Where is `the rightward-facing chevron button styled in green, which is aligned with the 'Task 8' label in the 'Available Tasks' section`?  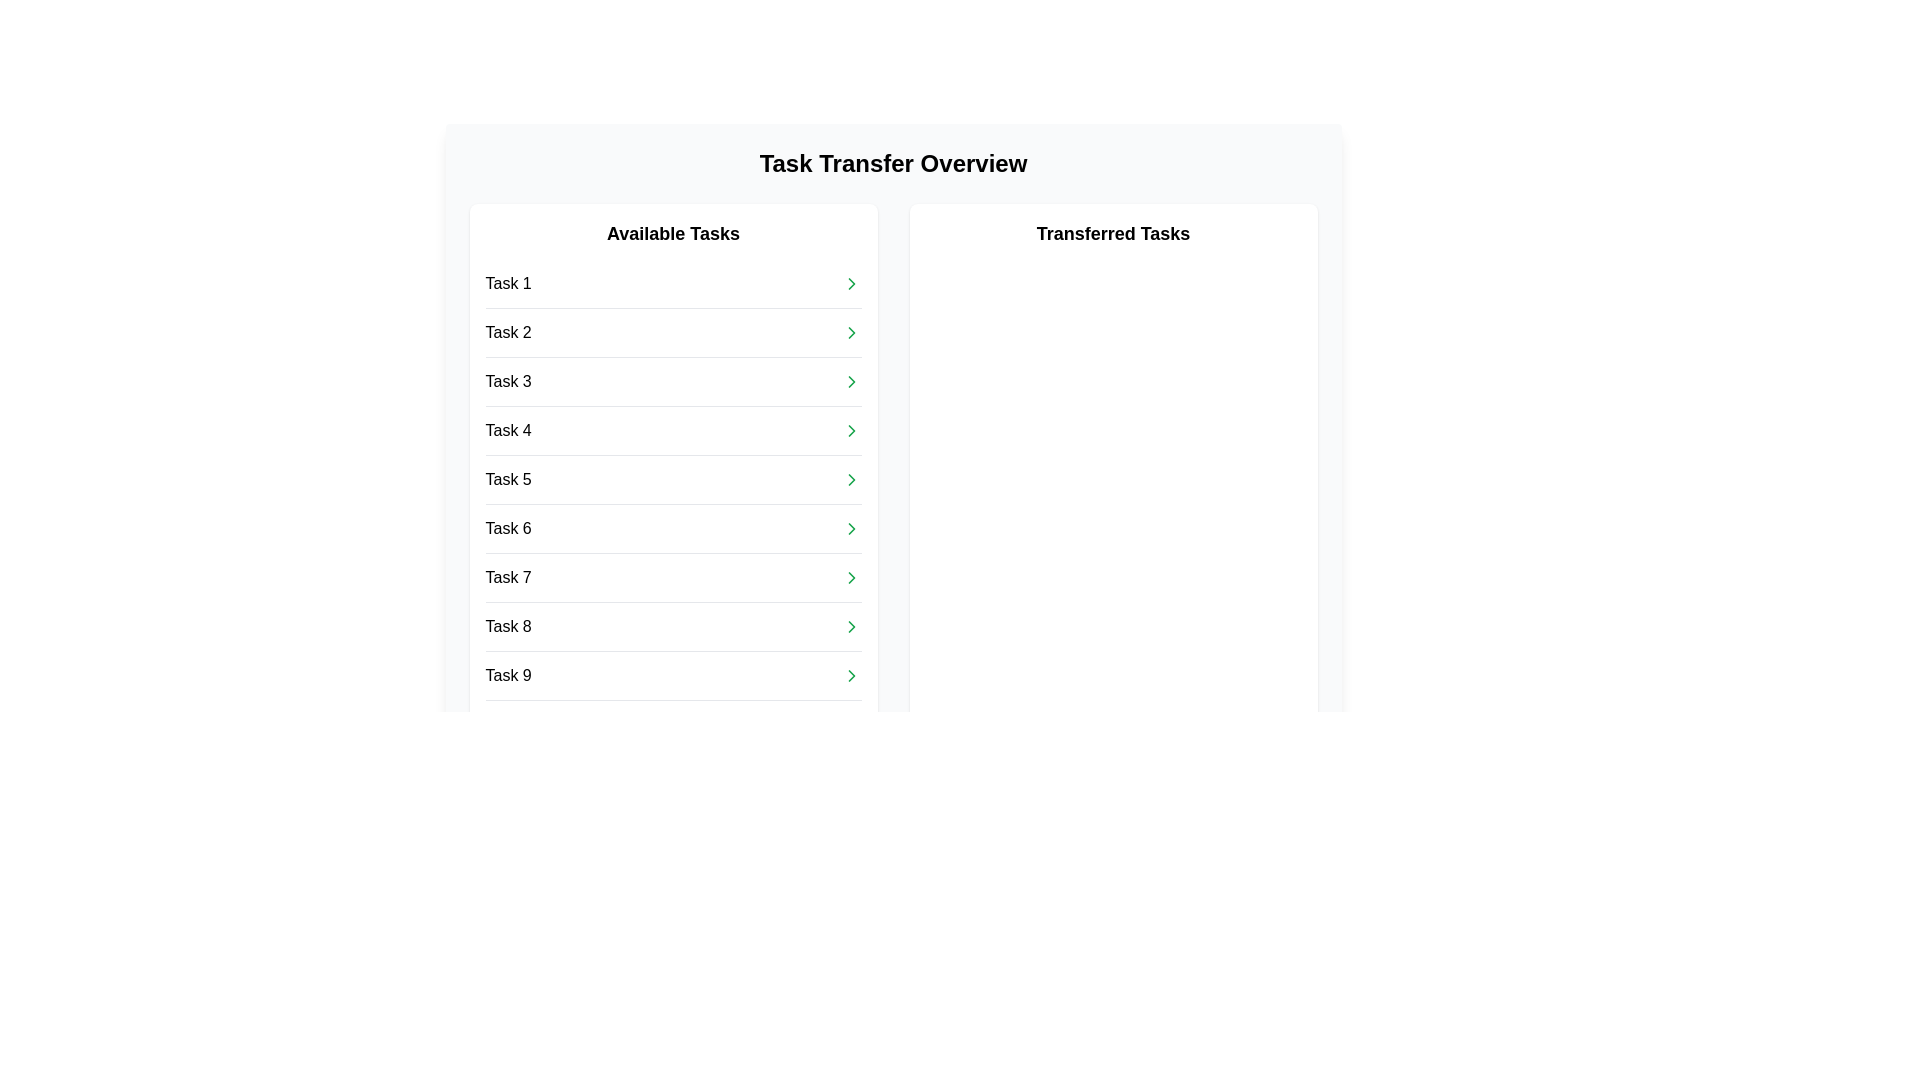 the rightward-facing chevron button styled in green, which is aligned with the 'Task 8' label in the 'Available Tasks' section is located at coordinates (851, 626).